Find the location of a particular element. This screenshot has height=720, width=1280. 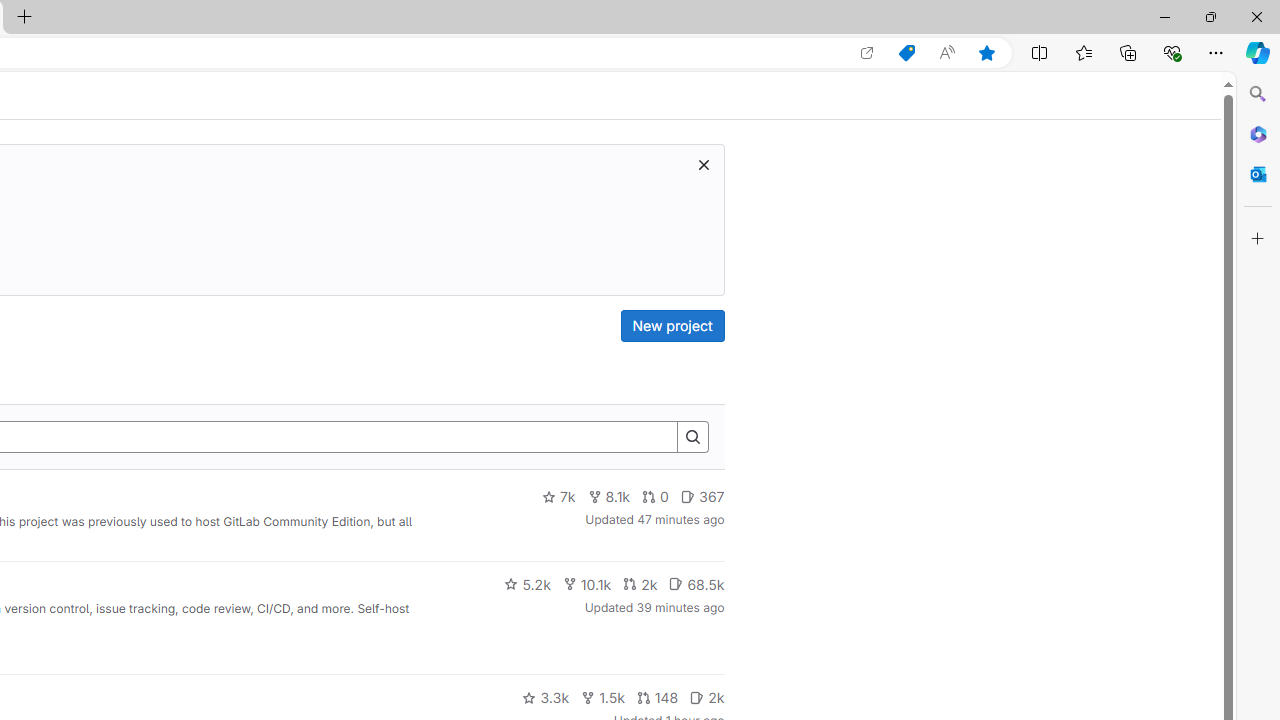

'New project' is located at coordinates (672, 325).